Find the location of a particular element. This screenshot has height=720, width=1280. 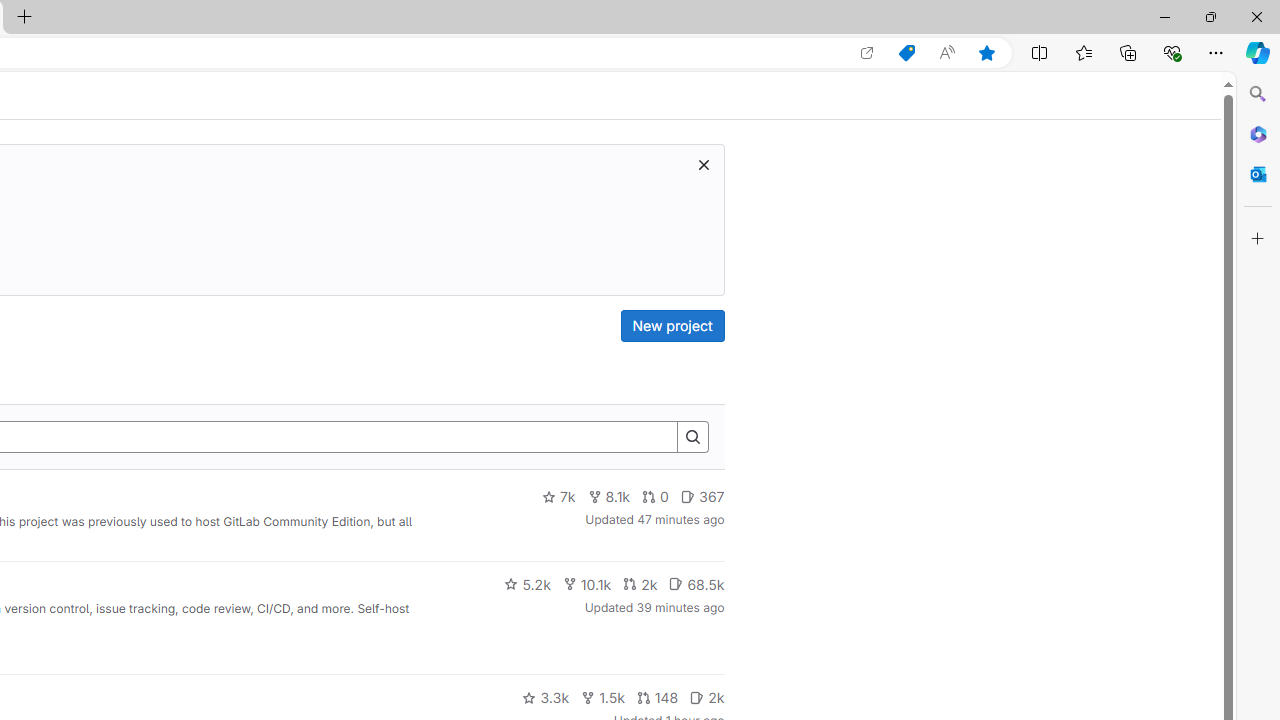

'New project' is located at coordinates (672, 325).